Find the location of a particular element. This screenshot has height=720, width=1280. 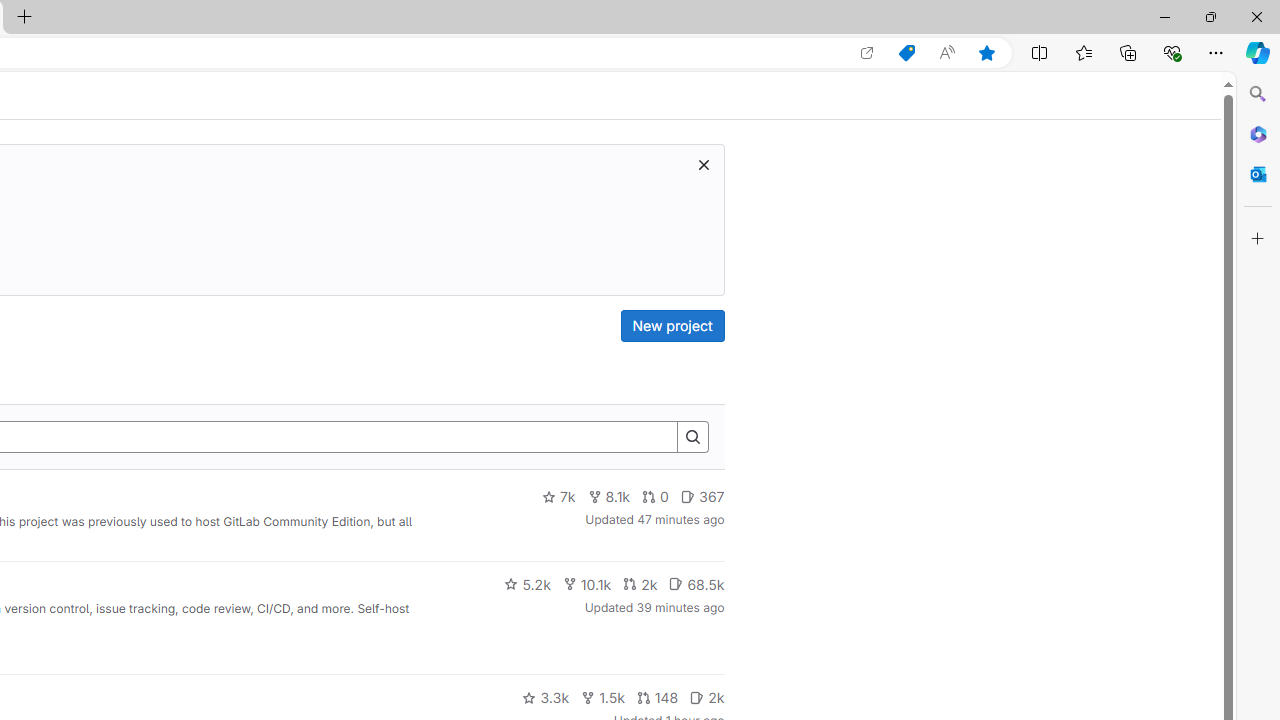

'New project' is located at coordinates (672, 325).